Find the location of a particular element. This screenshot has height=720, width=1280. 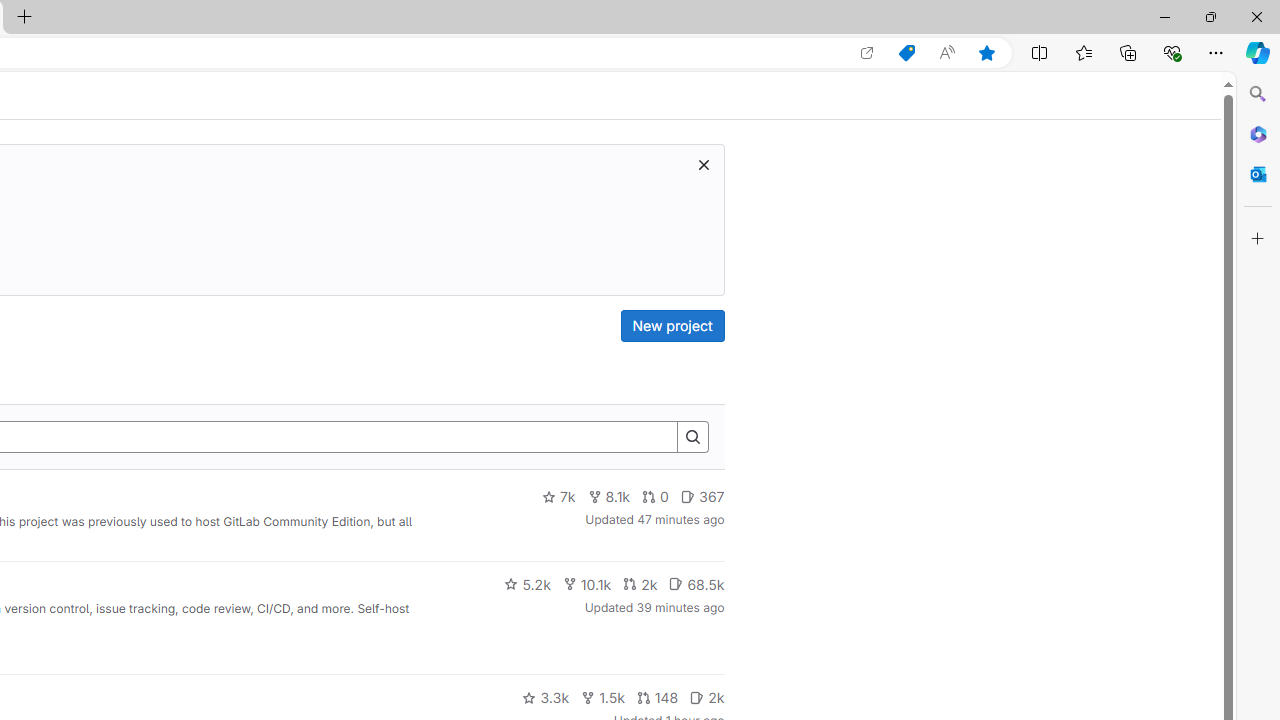

'New project' is located at coordinates (672, 325).